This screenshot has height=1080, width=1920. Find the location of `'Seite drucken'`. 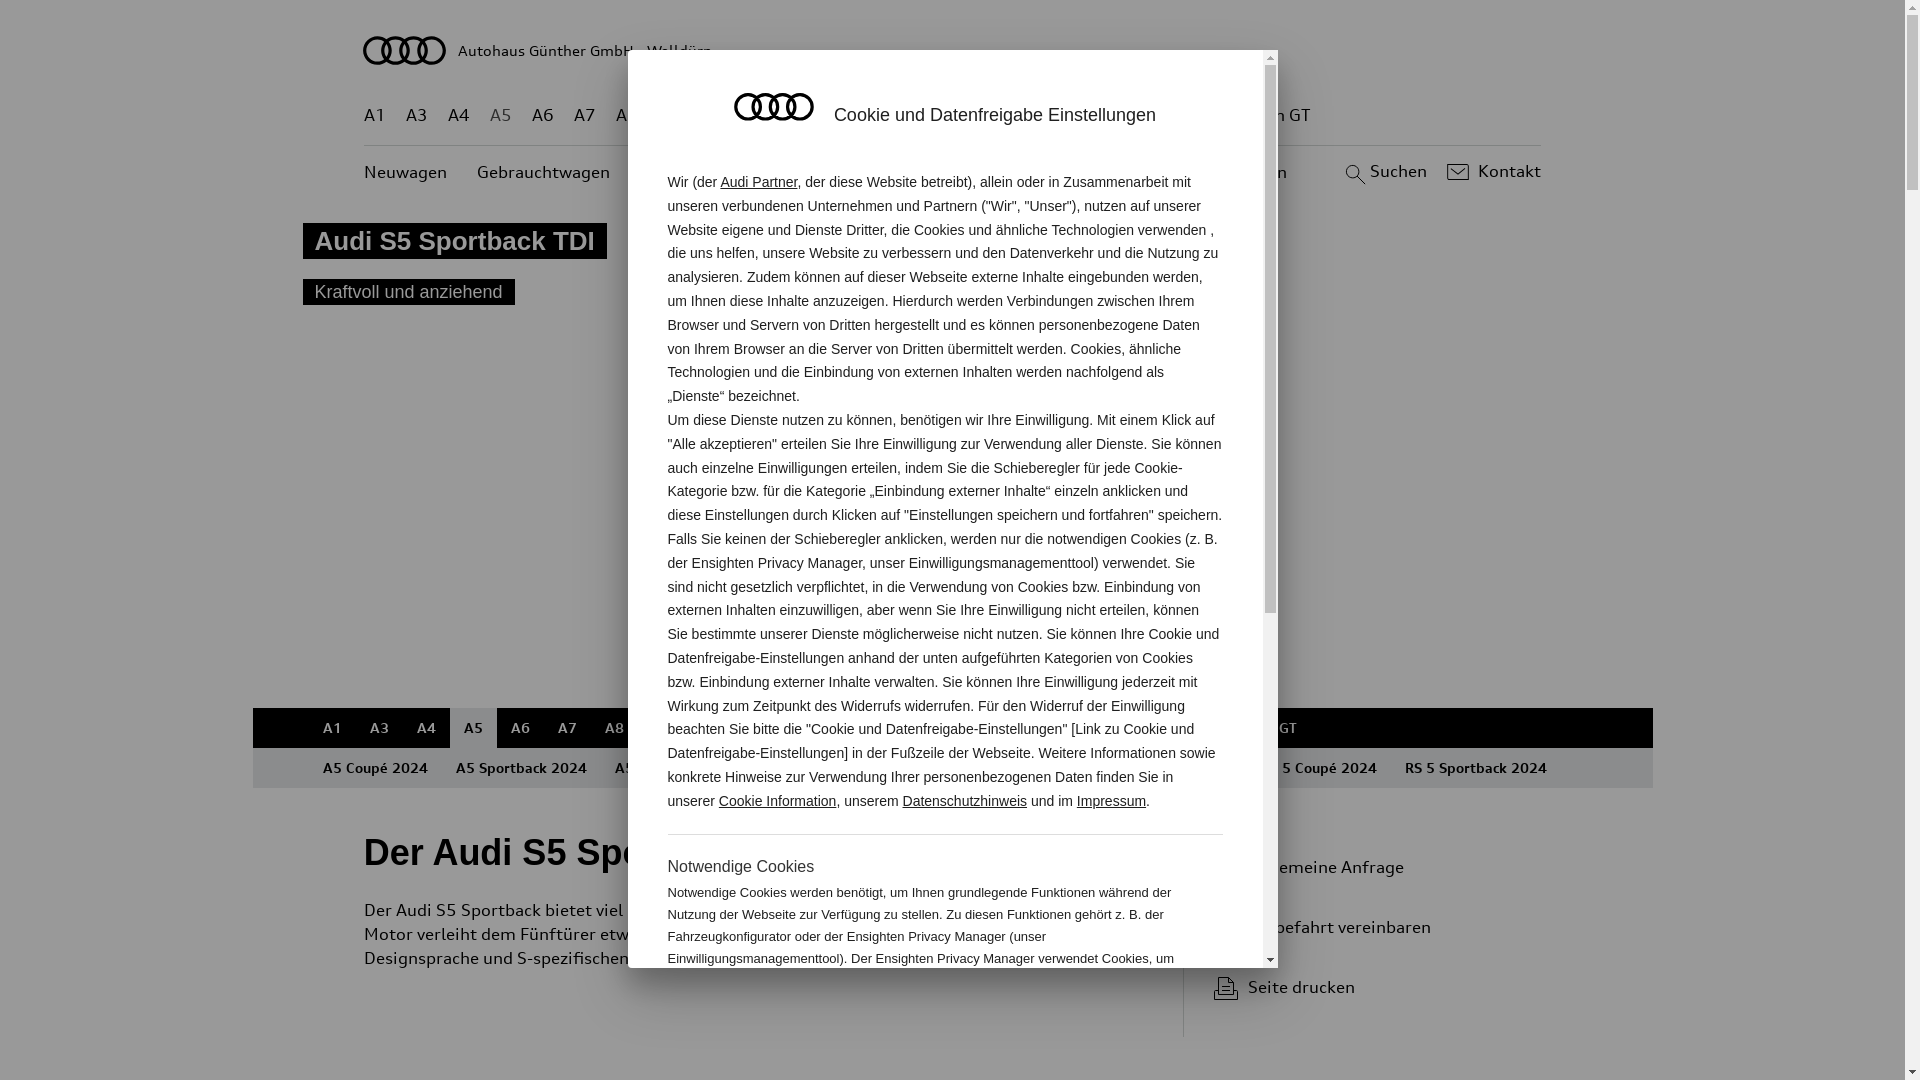

'Seite drucken' is located at coordinates (1376, 986).